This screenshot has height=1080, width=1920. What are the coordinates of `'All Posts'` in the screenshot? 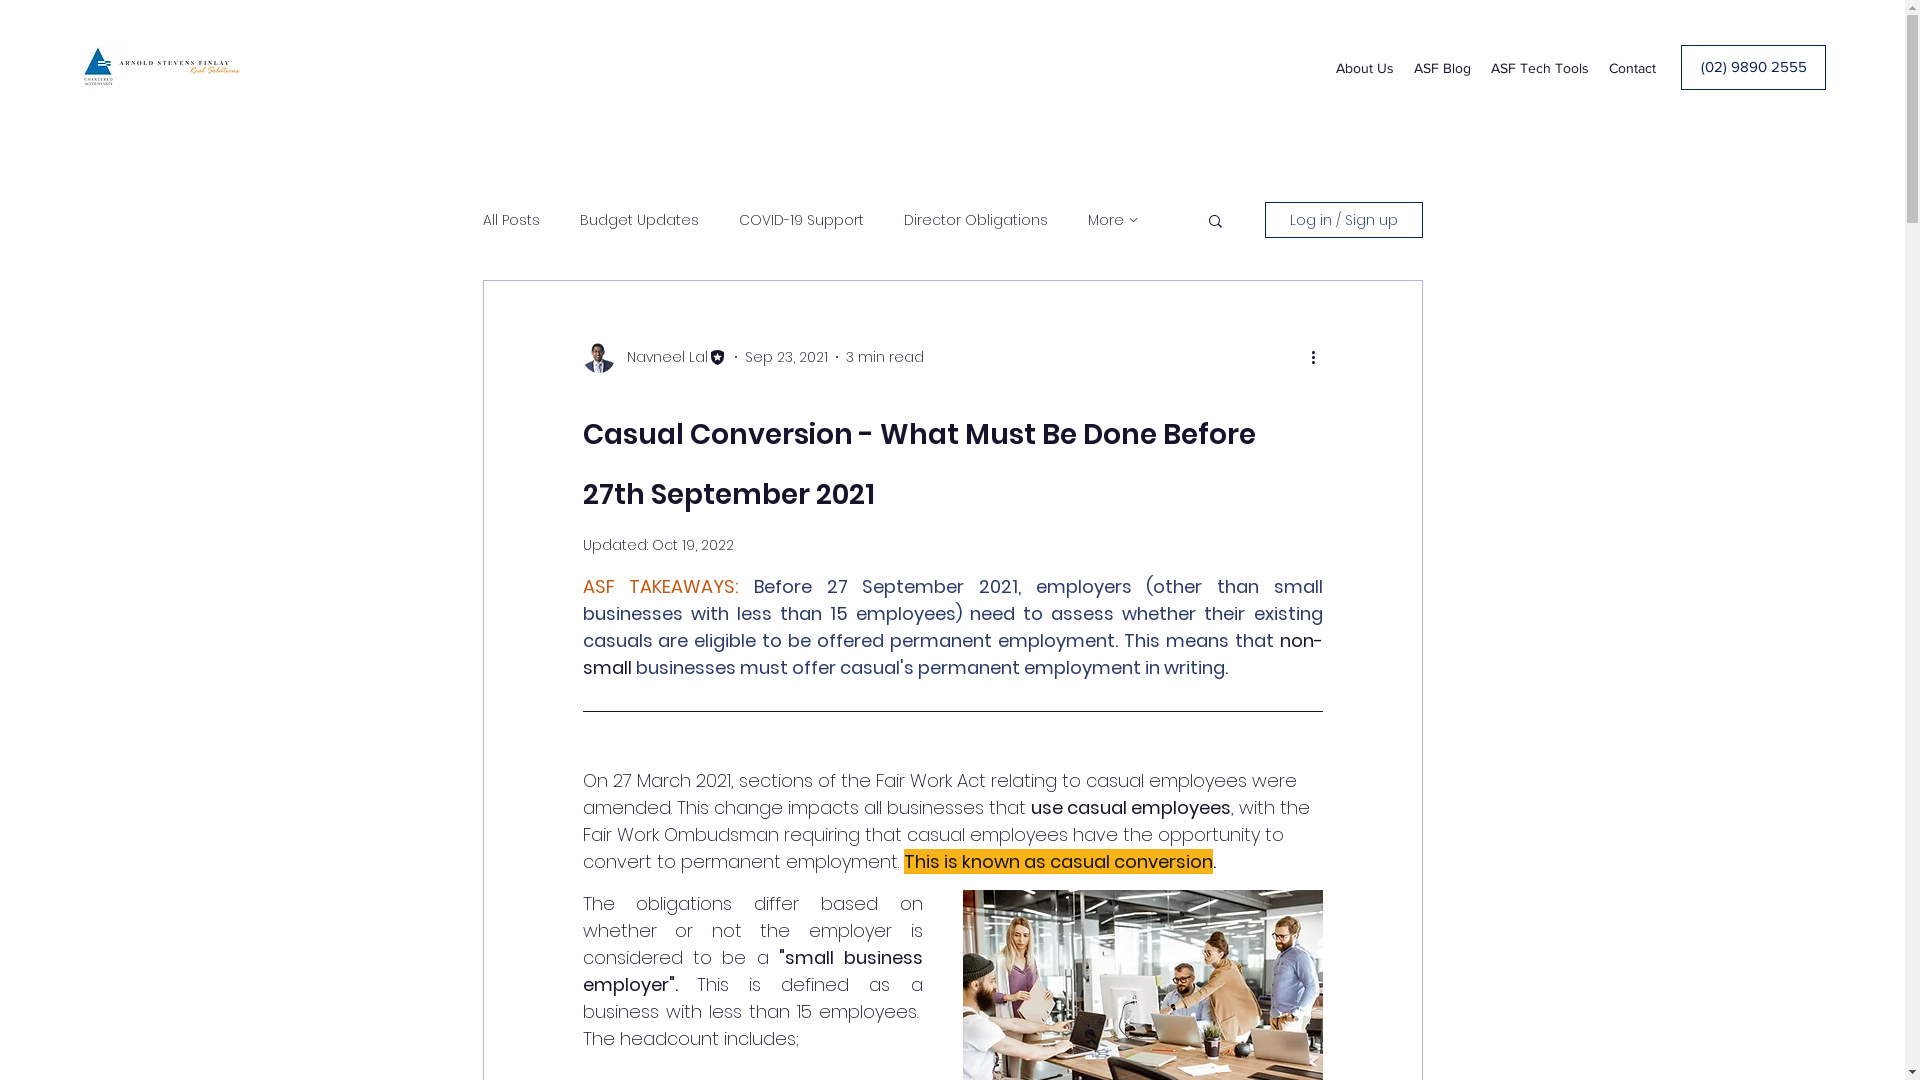 It's located at (510, 220).